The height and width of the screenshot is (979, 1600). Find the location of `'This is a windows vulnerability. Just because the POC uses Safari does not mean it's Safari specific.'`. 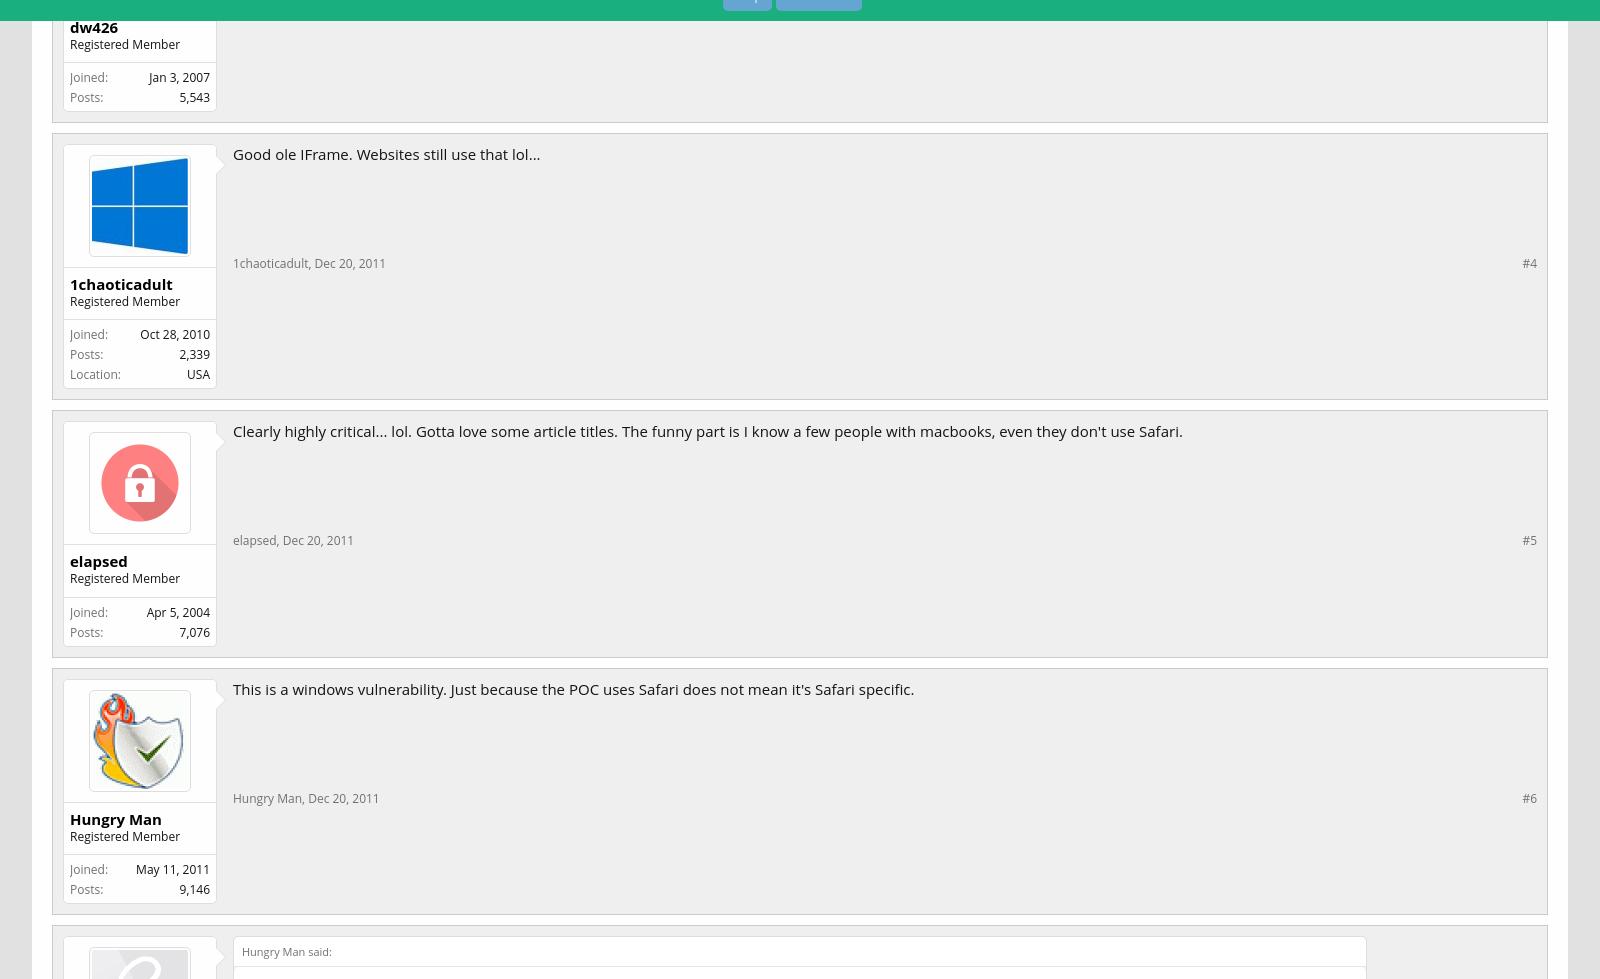

'This is a windows vulnerability. Just because the POC uses Safari does not mean it's Safari specific.' is located at coordinates (572, 687).